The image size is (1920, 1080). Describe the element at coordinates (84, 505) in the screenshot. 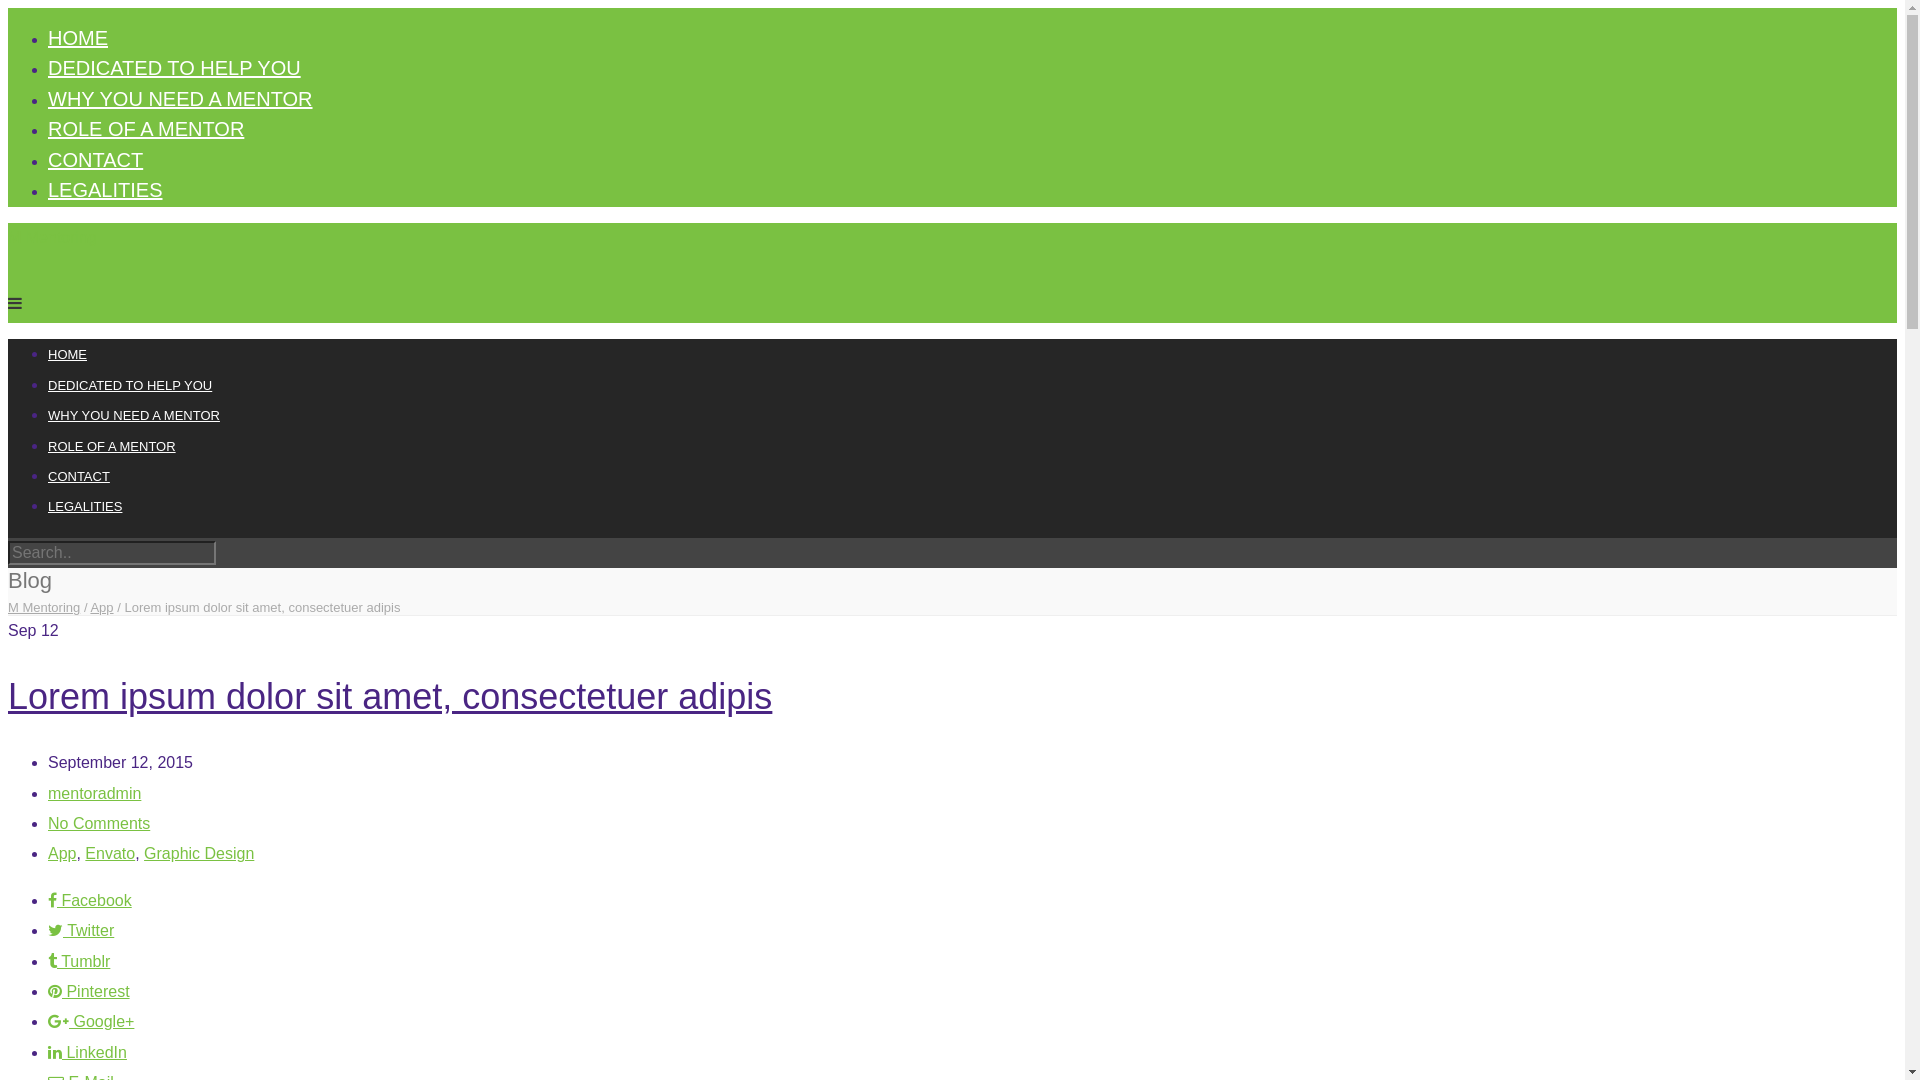

I see `'LEGALITIES'` at that location.